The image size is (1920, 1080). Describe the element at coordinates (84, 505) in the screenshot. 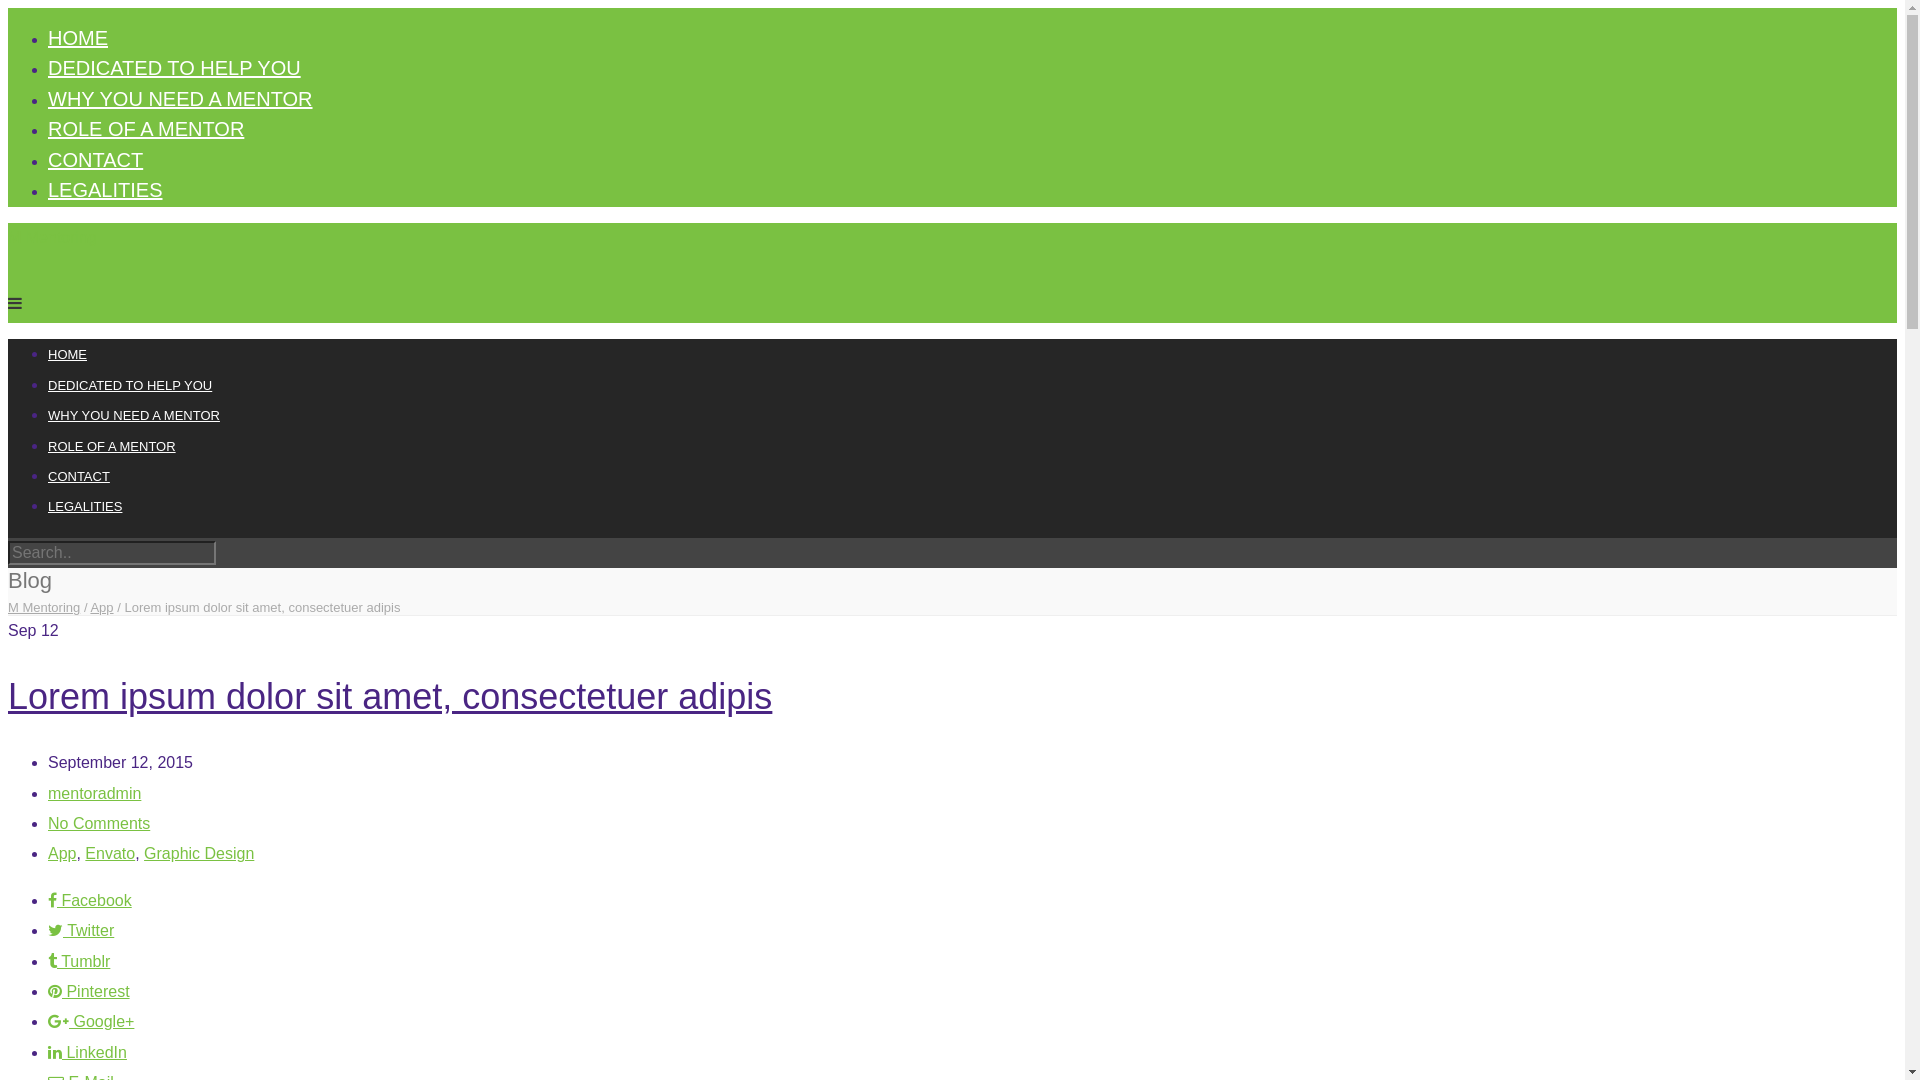

I see `'LEGALITIES'` at that location.